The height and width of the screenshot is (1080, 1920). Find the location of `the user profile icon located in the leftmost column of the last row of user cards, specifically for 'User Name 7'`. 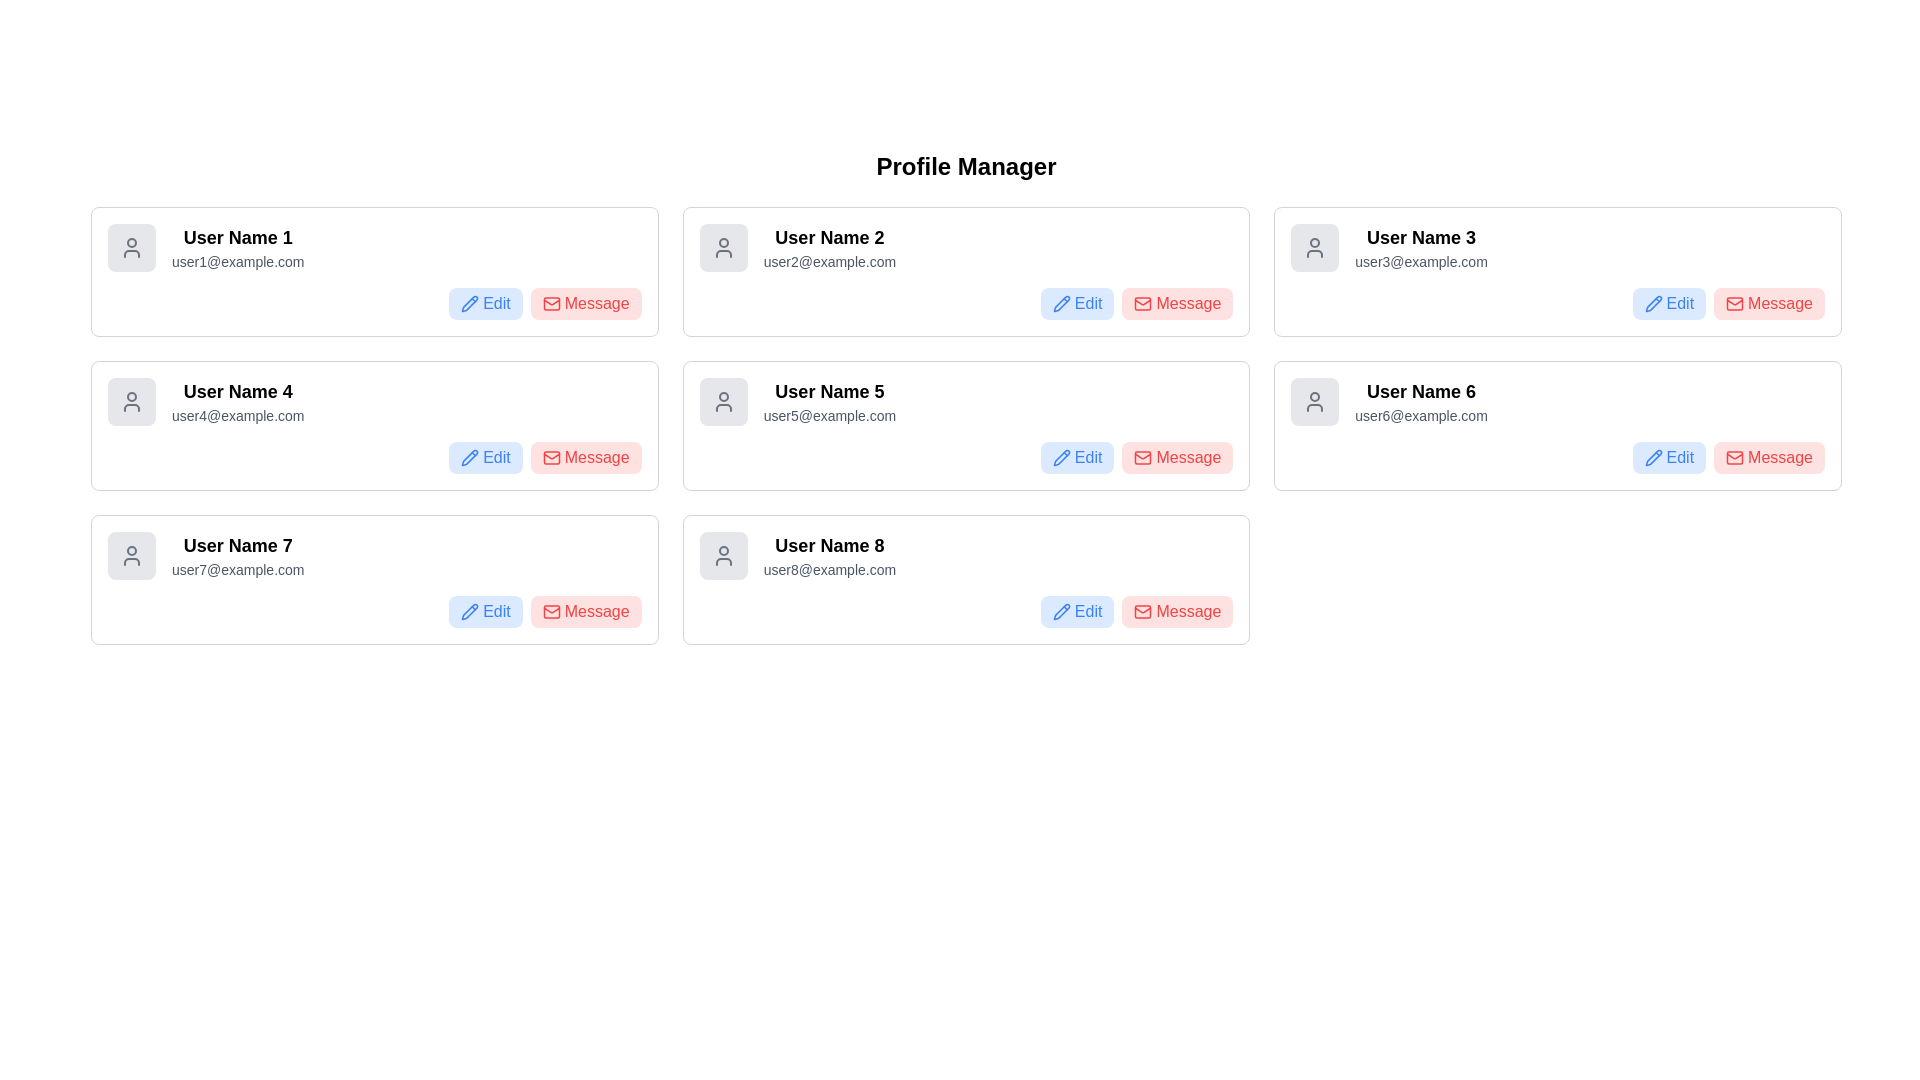

the user profile icon located in the leftmost column of the last row of user cards, specifically for 'User Name 7' is located at coordinates (131, 555).